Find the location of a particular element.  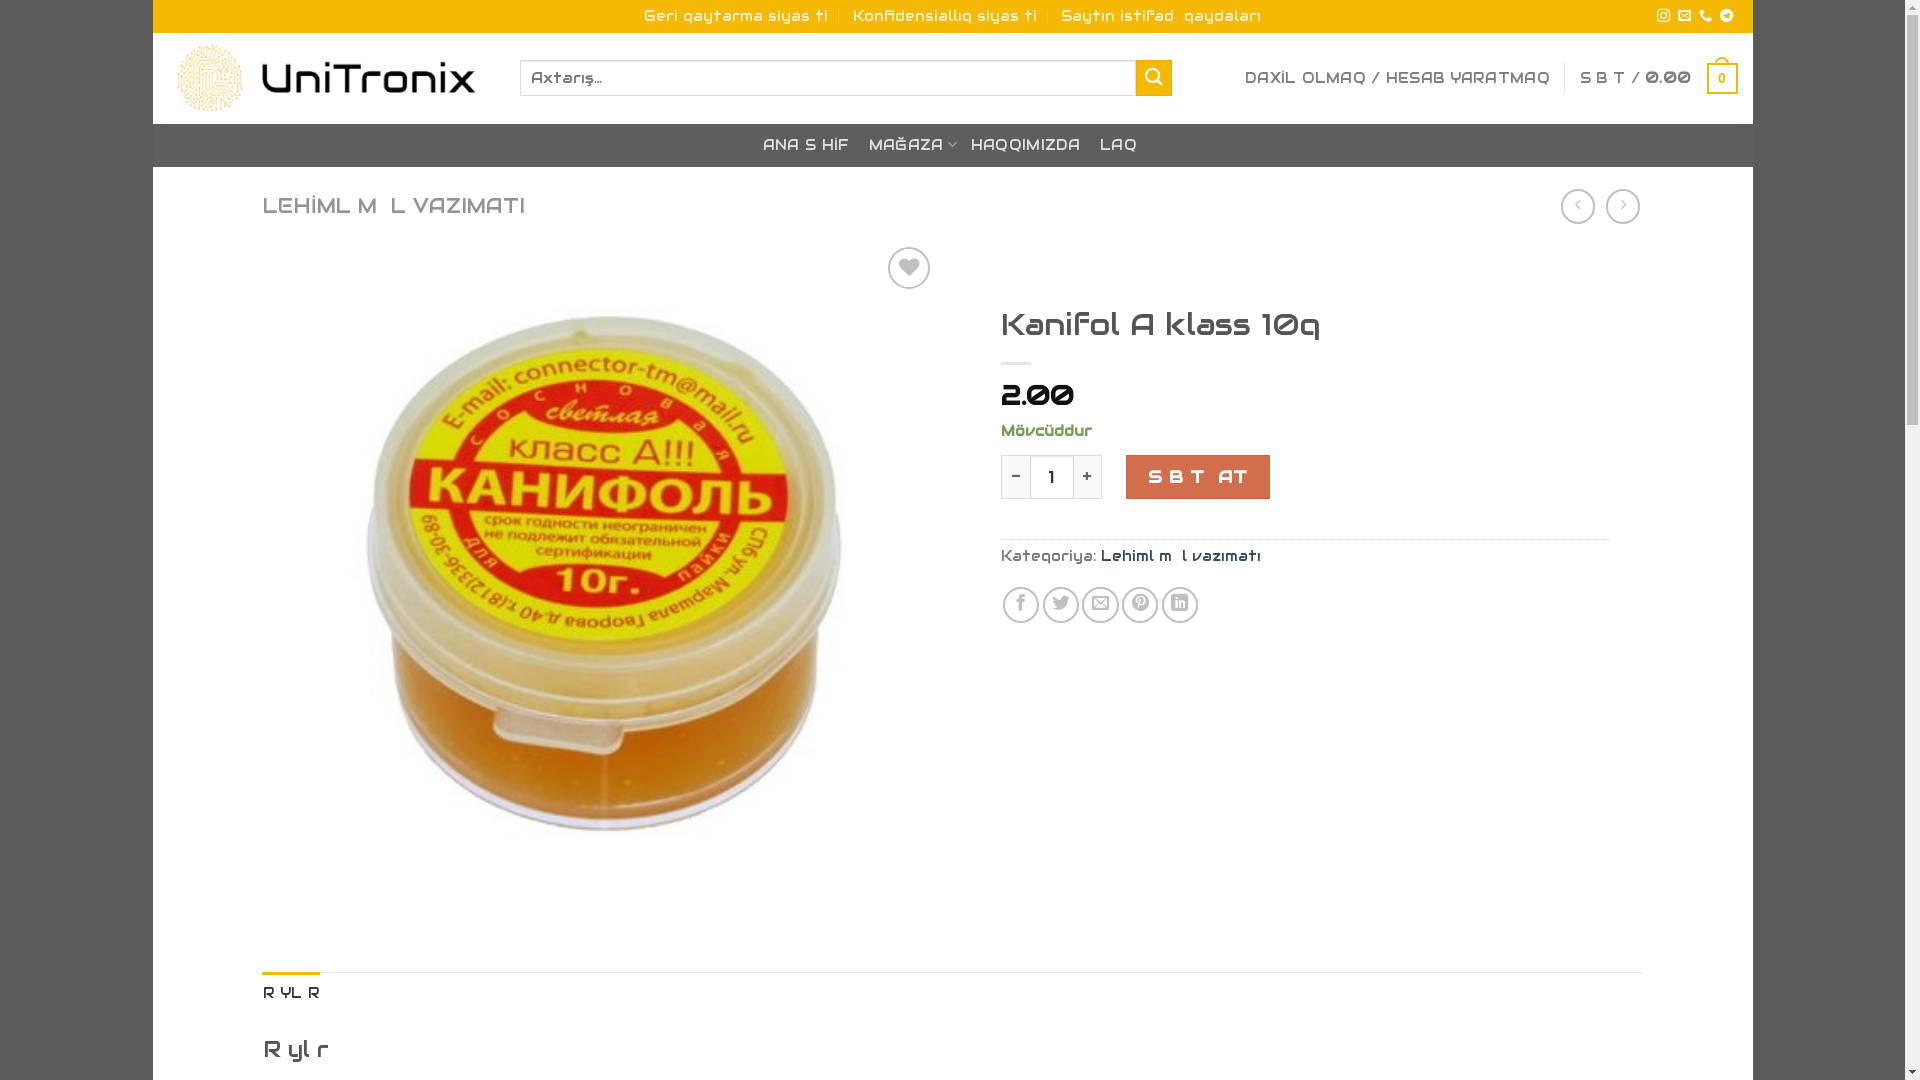

'Pin on Pinterest' is located at coordinates (1140, 604).